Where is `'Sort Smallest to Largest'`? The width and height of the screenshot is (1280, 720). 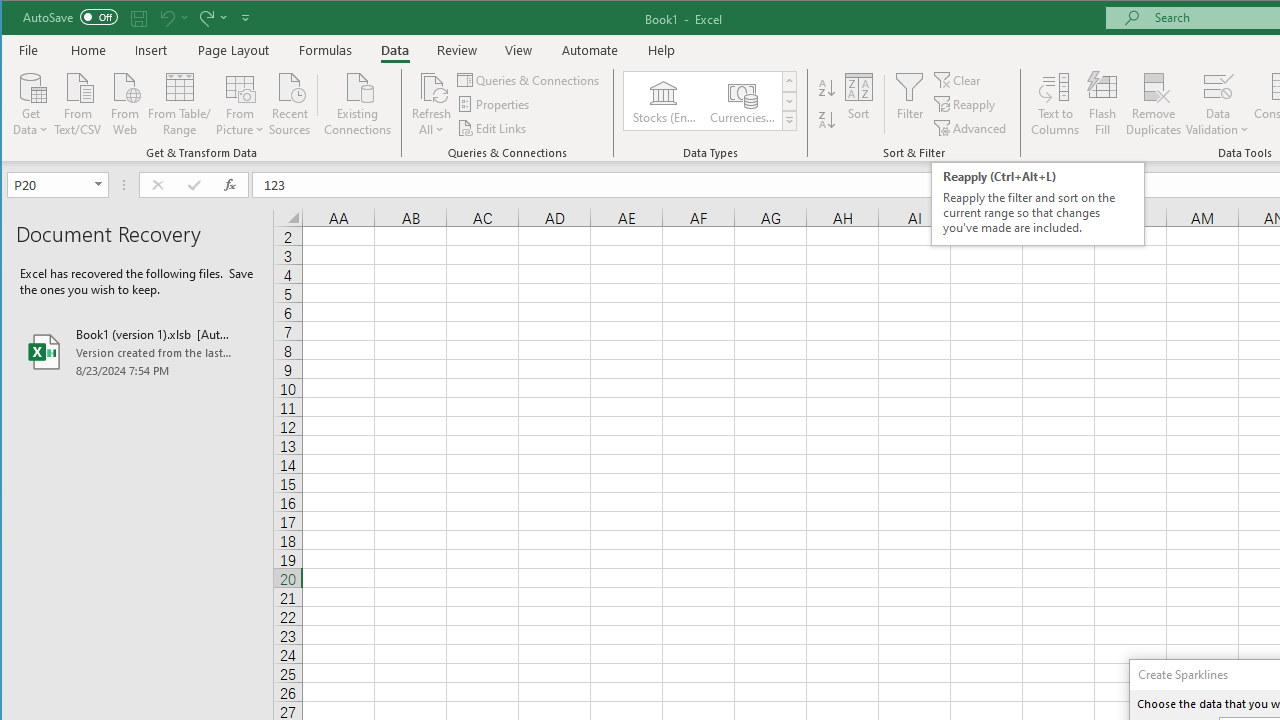
'Sort Smallest to Largest' is located at coordinates (827, 87).